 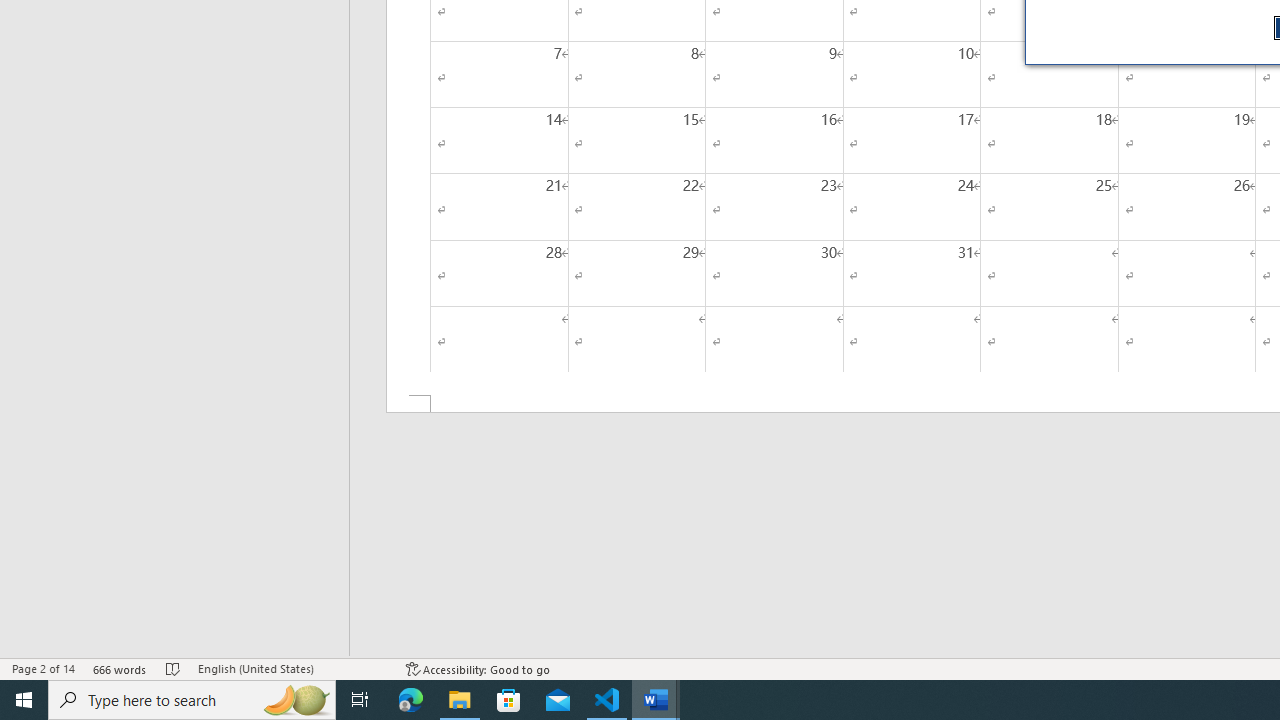 What do you see at coordinates (294, 698) in the screenshot?
I see `'Search highlights icon opens search home window'` at bounding box center [294, 698].